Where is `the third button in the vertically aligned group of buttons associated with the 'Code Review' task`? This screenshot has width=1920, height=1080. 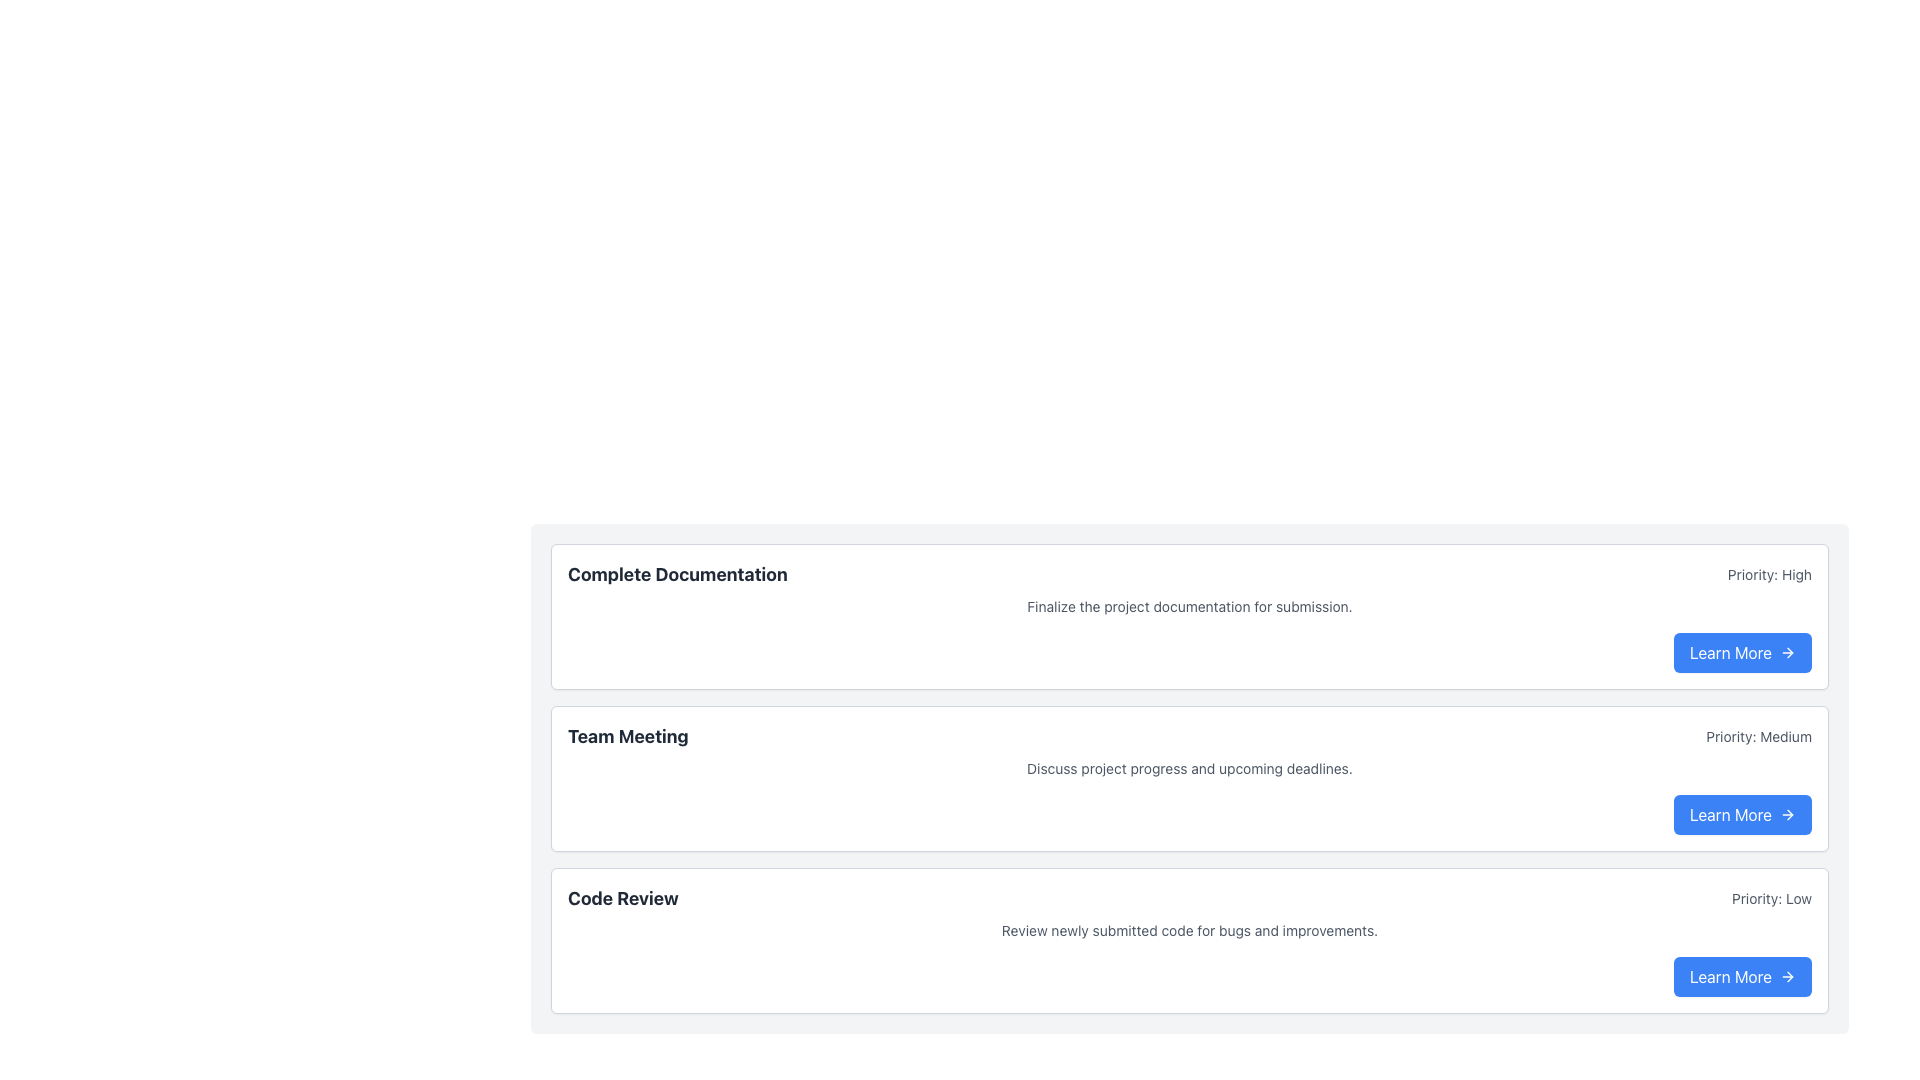
the third button in the vertically aligned group of buttons associated with the 'Code Review' task is located at coordinates (1741, 975).